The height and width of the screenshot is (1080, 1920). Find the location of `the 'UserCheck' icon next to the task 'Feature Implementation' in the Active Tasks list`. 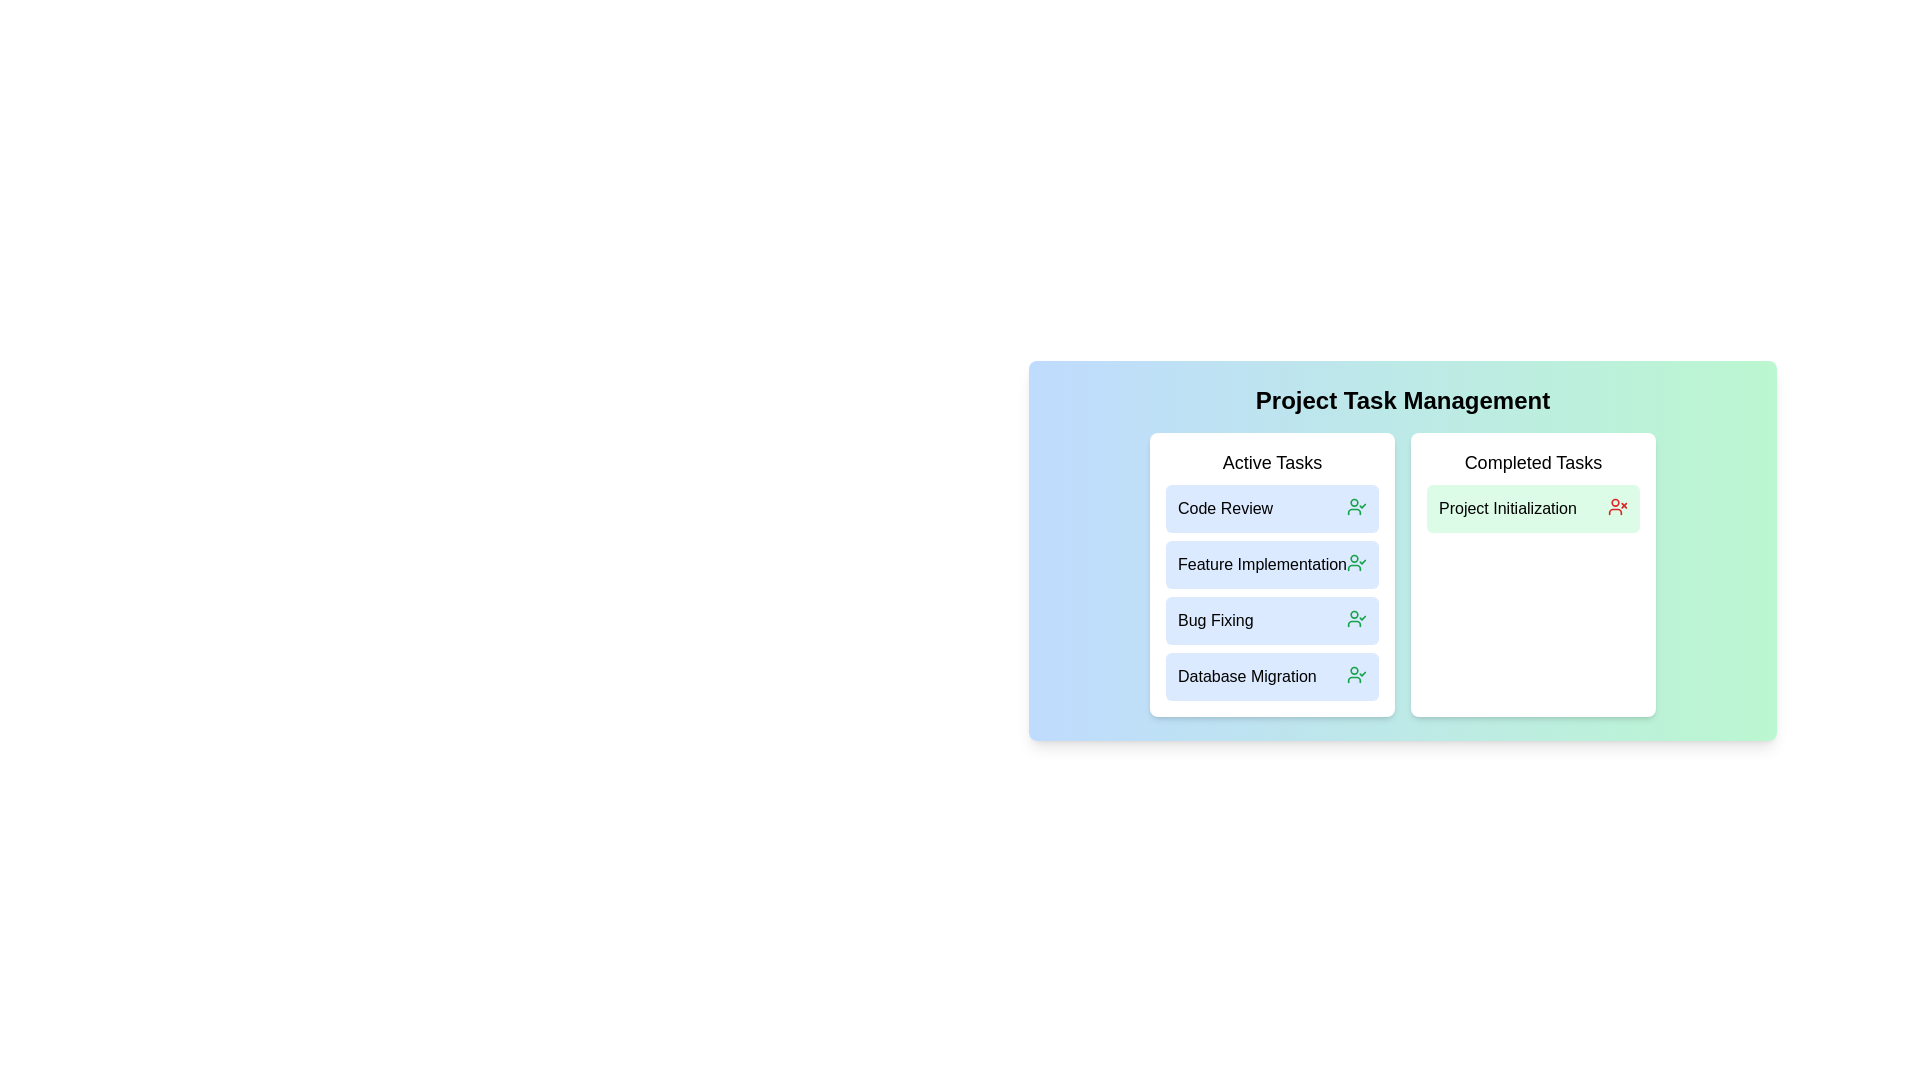

the 'UserCheck' icon next to the task 'Feature Implementation' in the Active Tasks list is located at coordinates (1357, 563).